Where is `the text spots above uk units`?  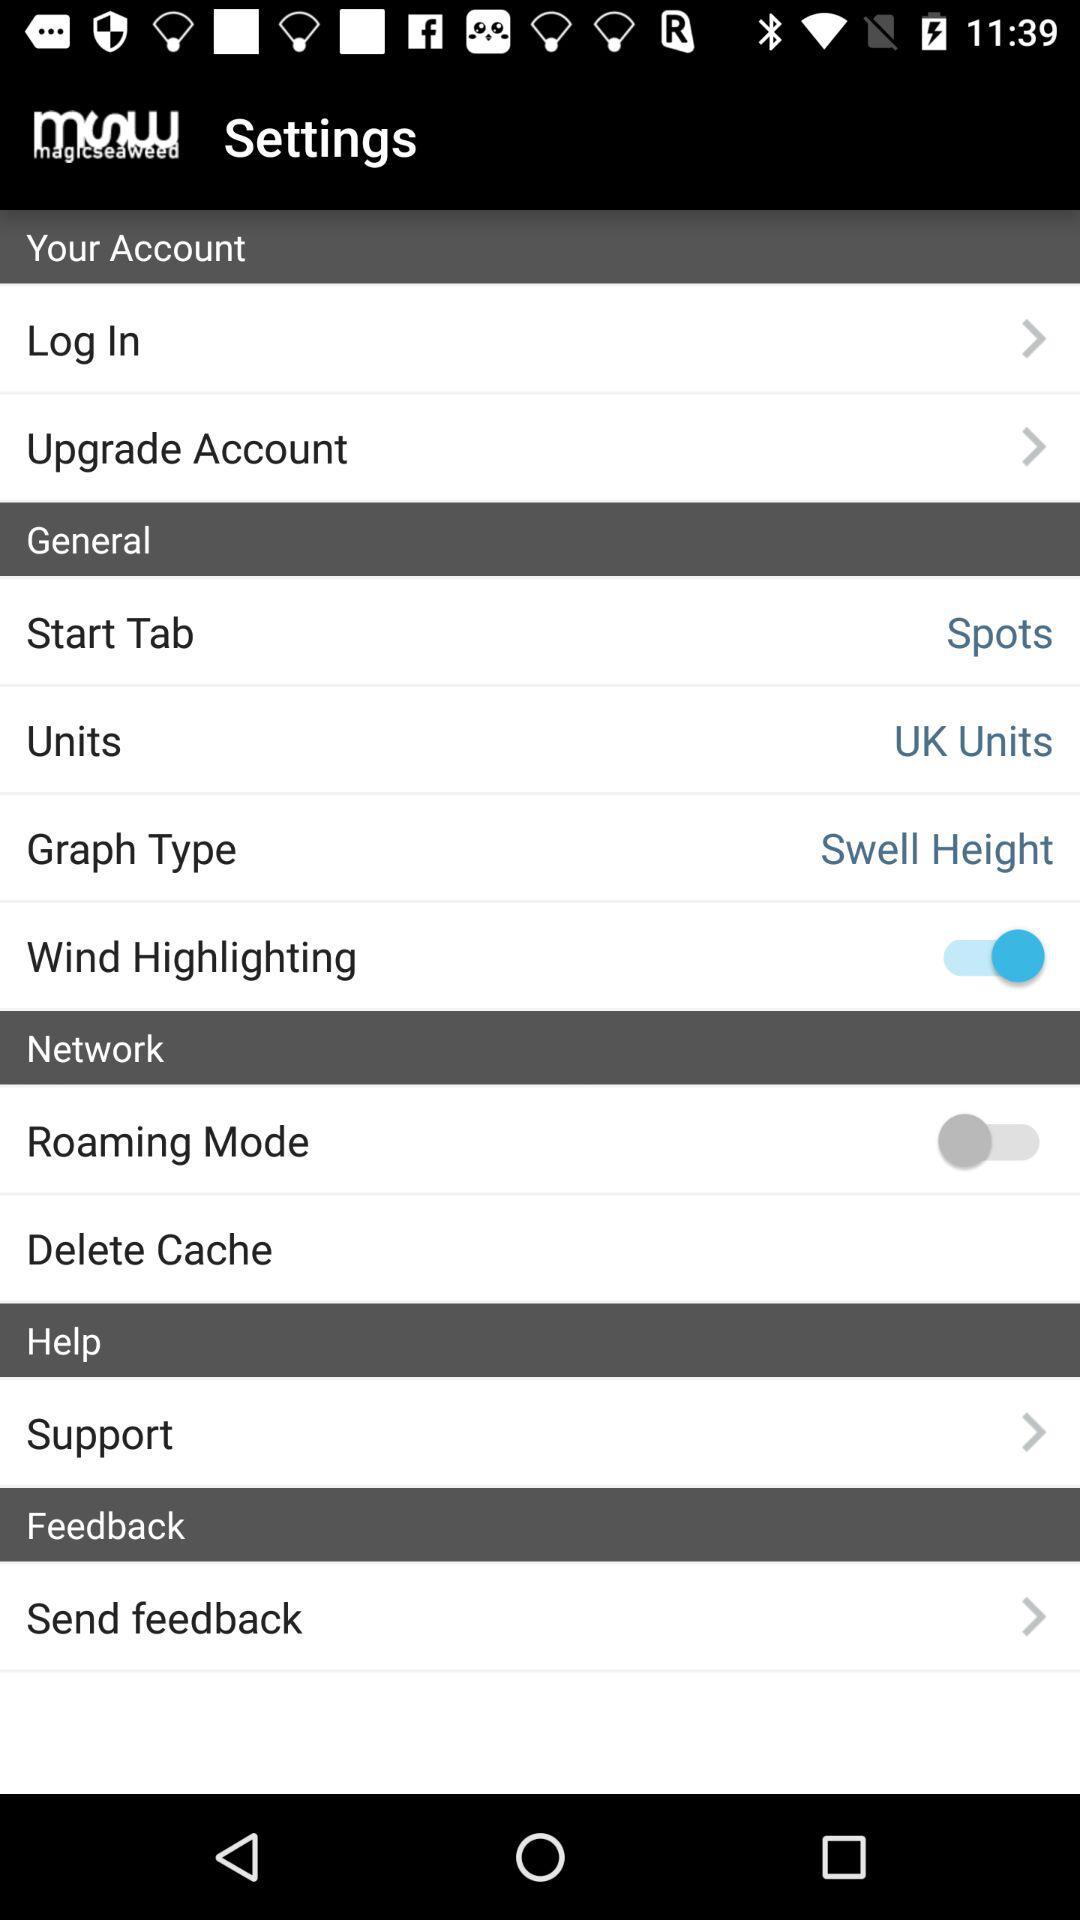 the text spots above uk units is located at coordinates (817, 630).